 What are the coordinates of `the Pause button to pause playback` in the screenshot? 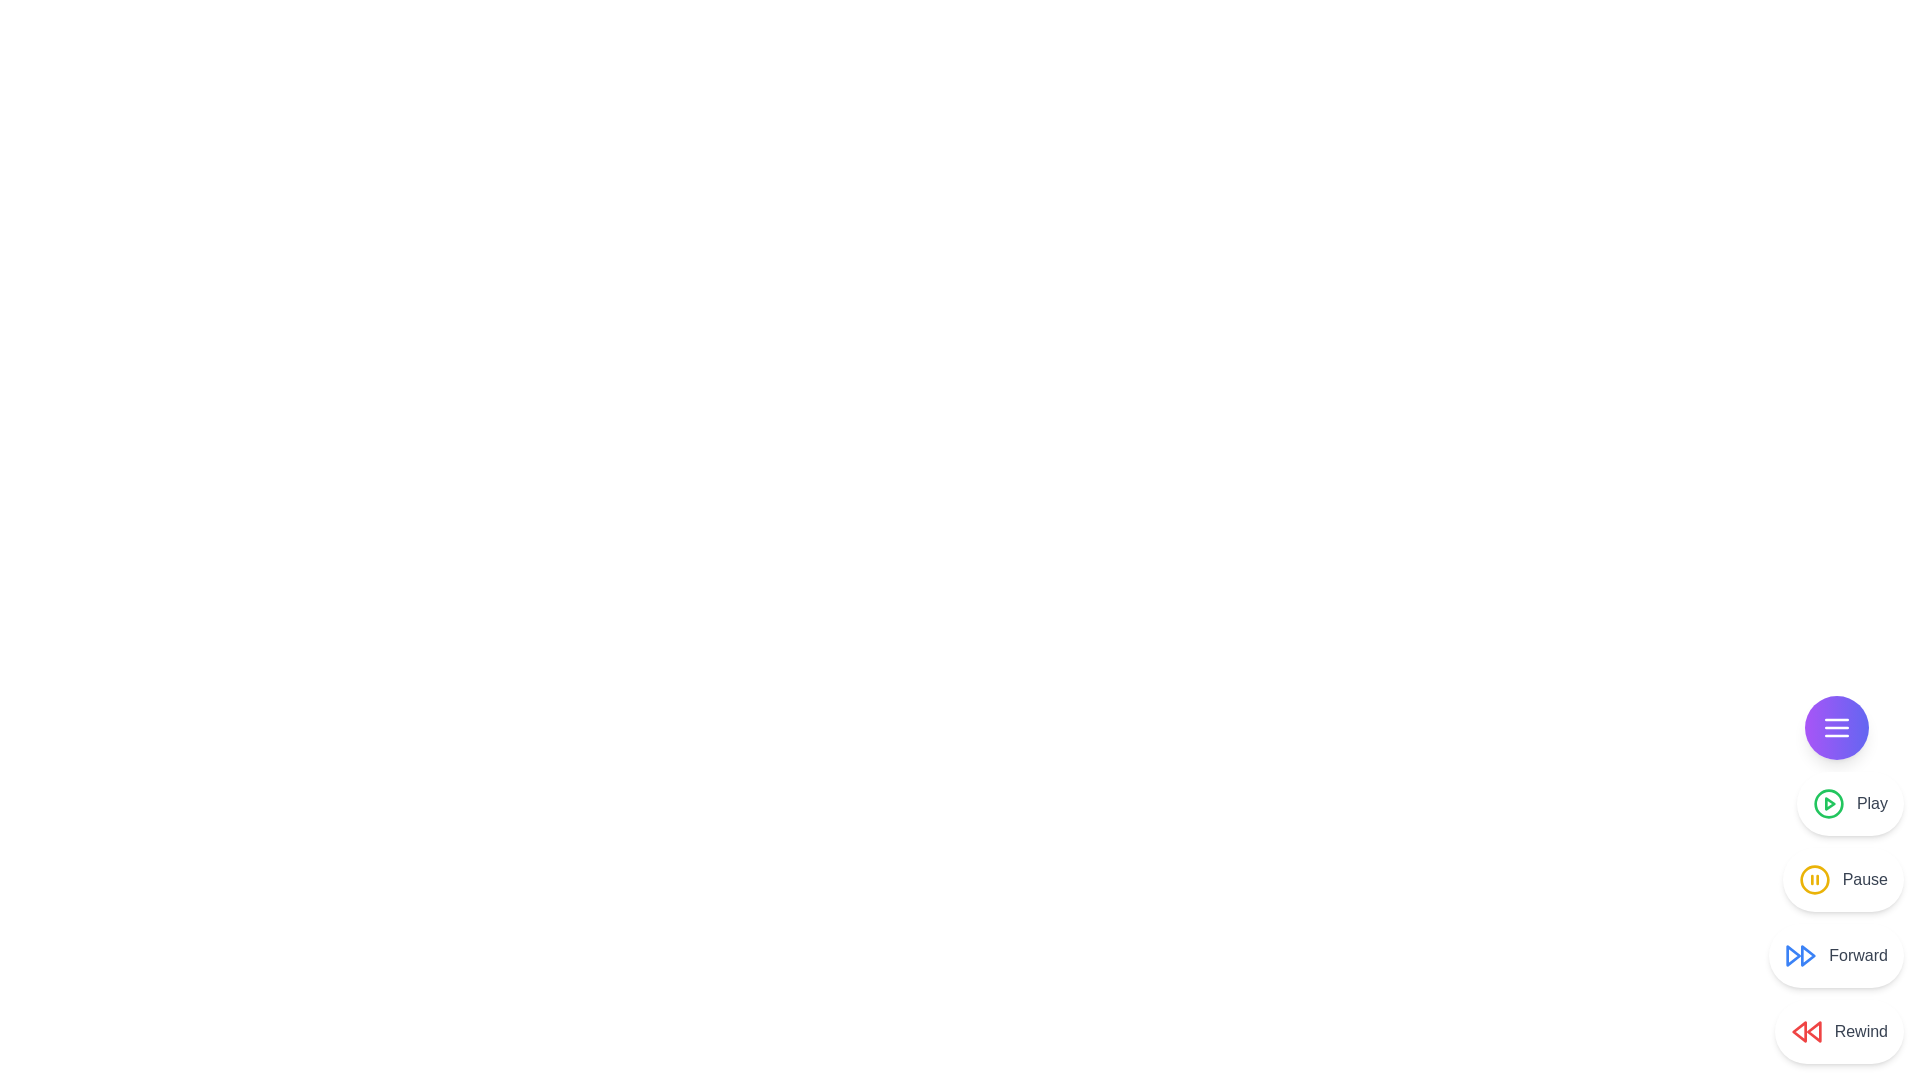 It's located at (1842, 878).